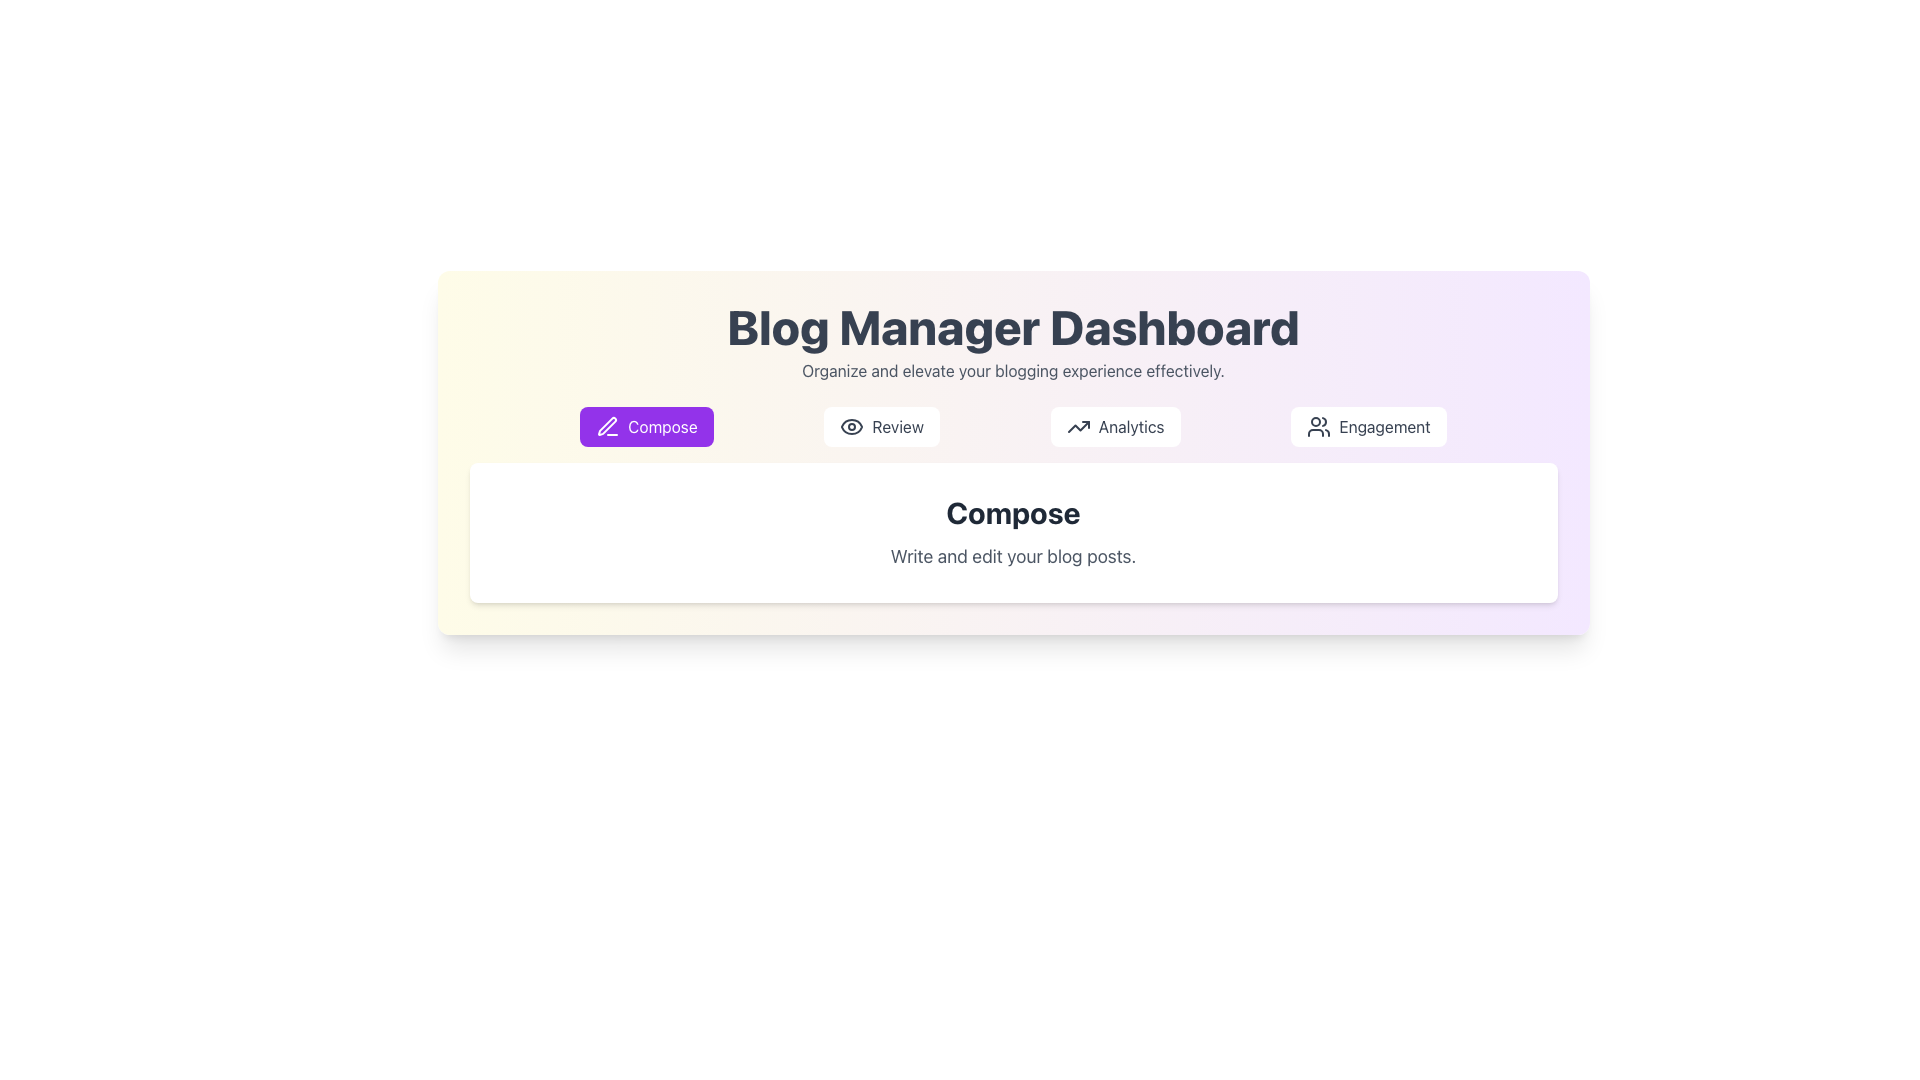  I want to click on the 'Review' button with rounded corners, white background, and gray text, so click(881, 426).